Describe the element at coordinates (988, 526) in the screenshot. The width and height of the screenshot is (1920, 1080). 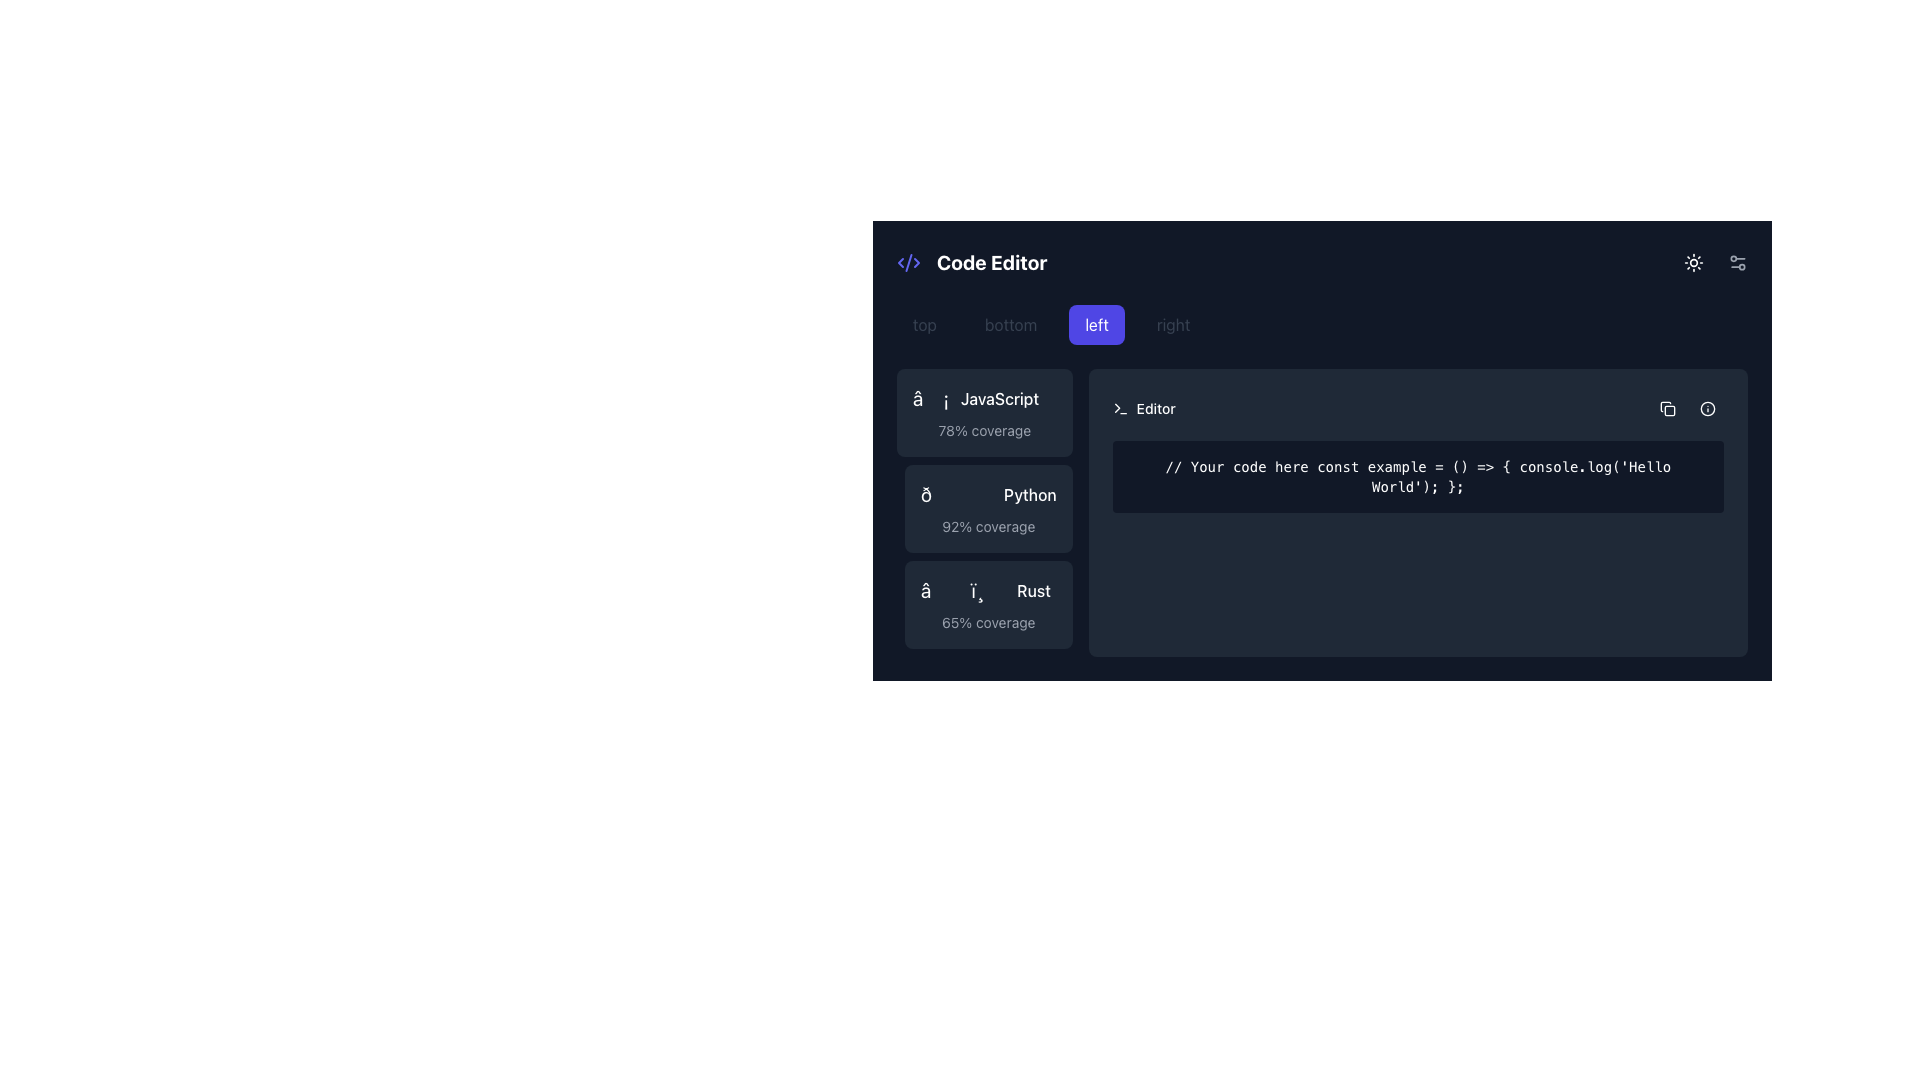
I see `the text label displaying '92% coverage' located within the 'Python' card, positioned at the bottom left of the main interface` at that location.